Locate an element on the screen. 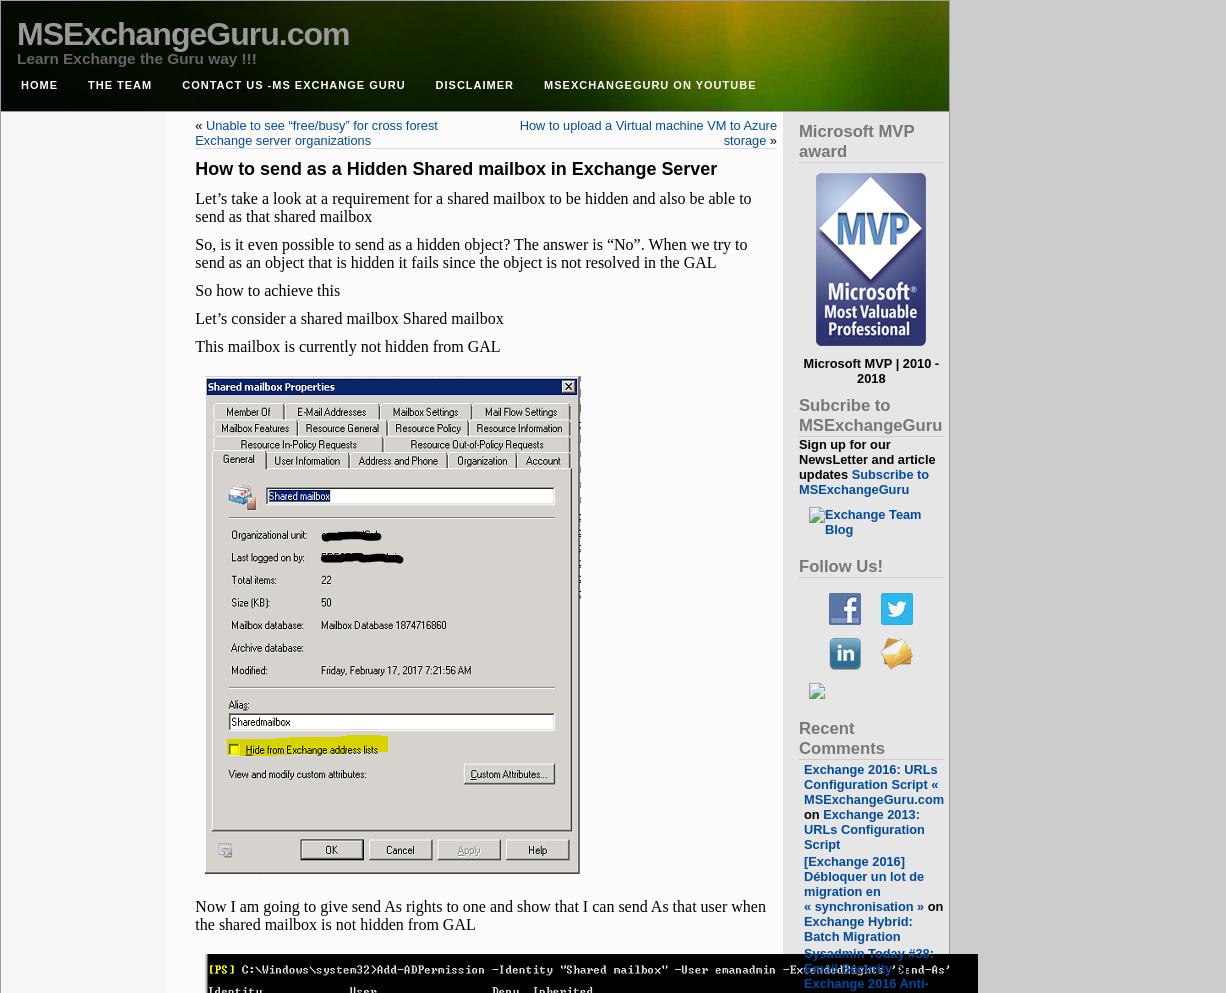  'Now I am going to give send As rights to one and show that I can send As that user when the shared mailbox is not hidden from GAL' is located at coordinates (479, 915).